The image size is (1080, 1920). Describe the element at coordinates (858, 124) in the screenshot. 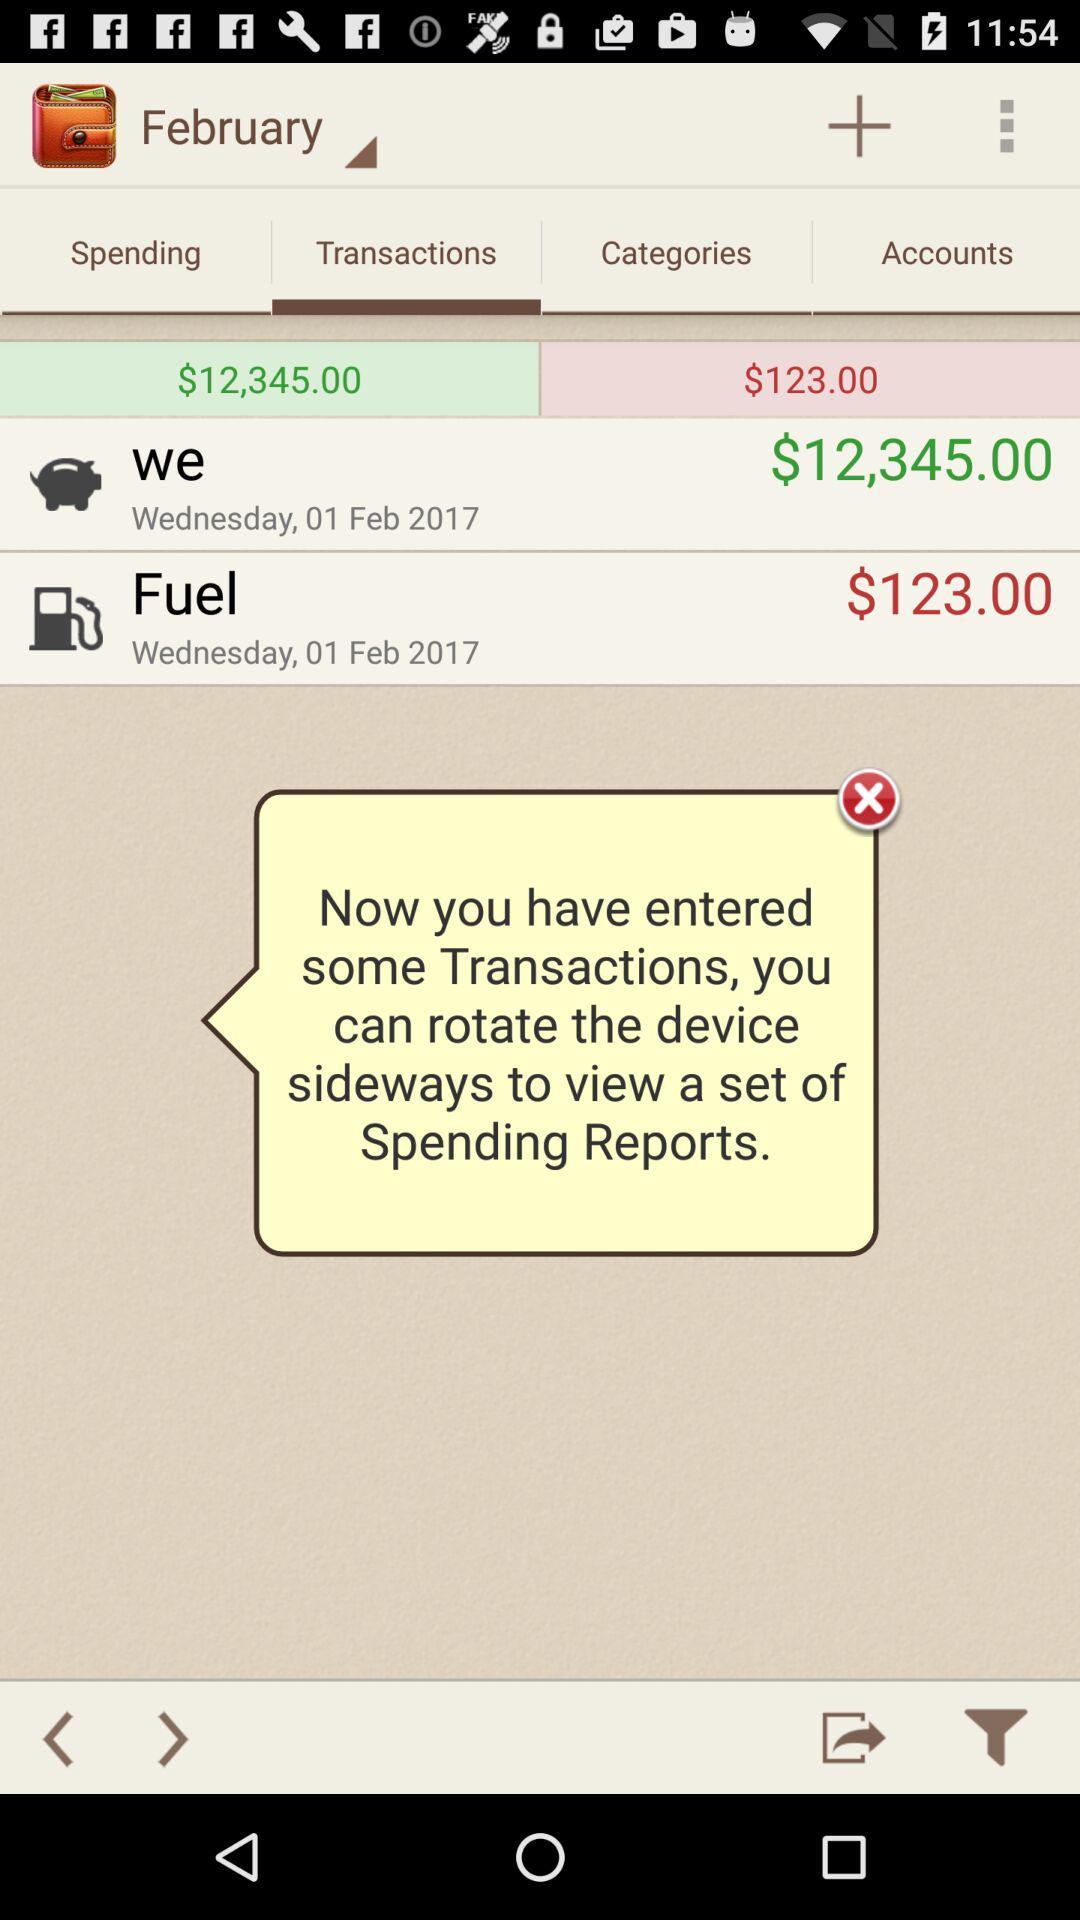

I see `the button next to february` at that location.